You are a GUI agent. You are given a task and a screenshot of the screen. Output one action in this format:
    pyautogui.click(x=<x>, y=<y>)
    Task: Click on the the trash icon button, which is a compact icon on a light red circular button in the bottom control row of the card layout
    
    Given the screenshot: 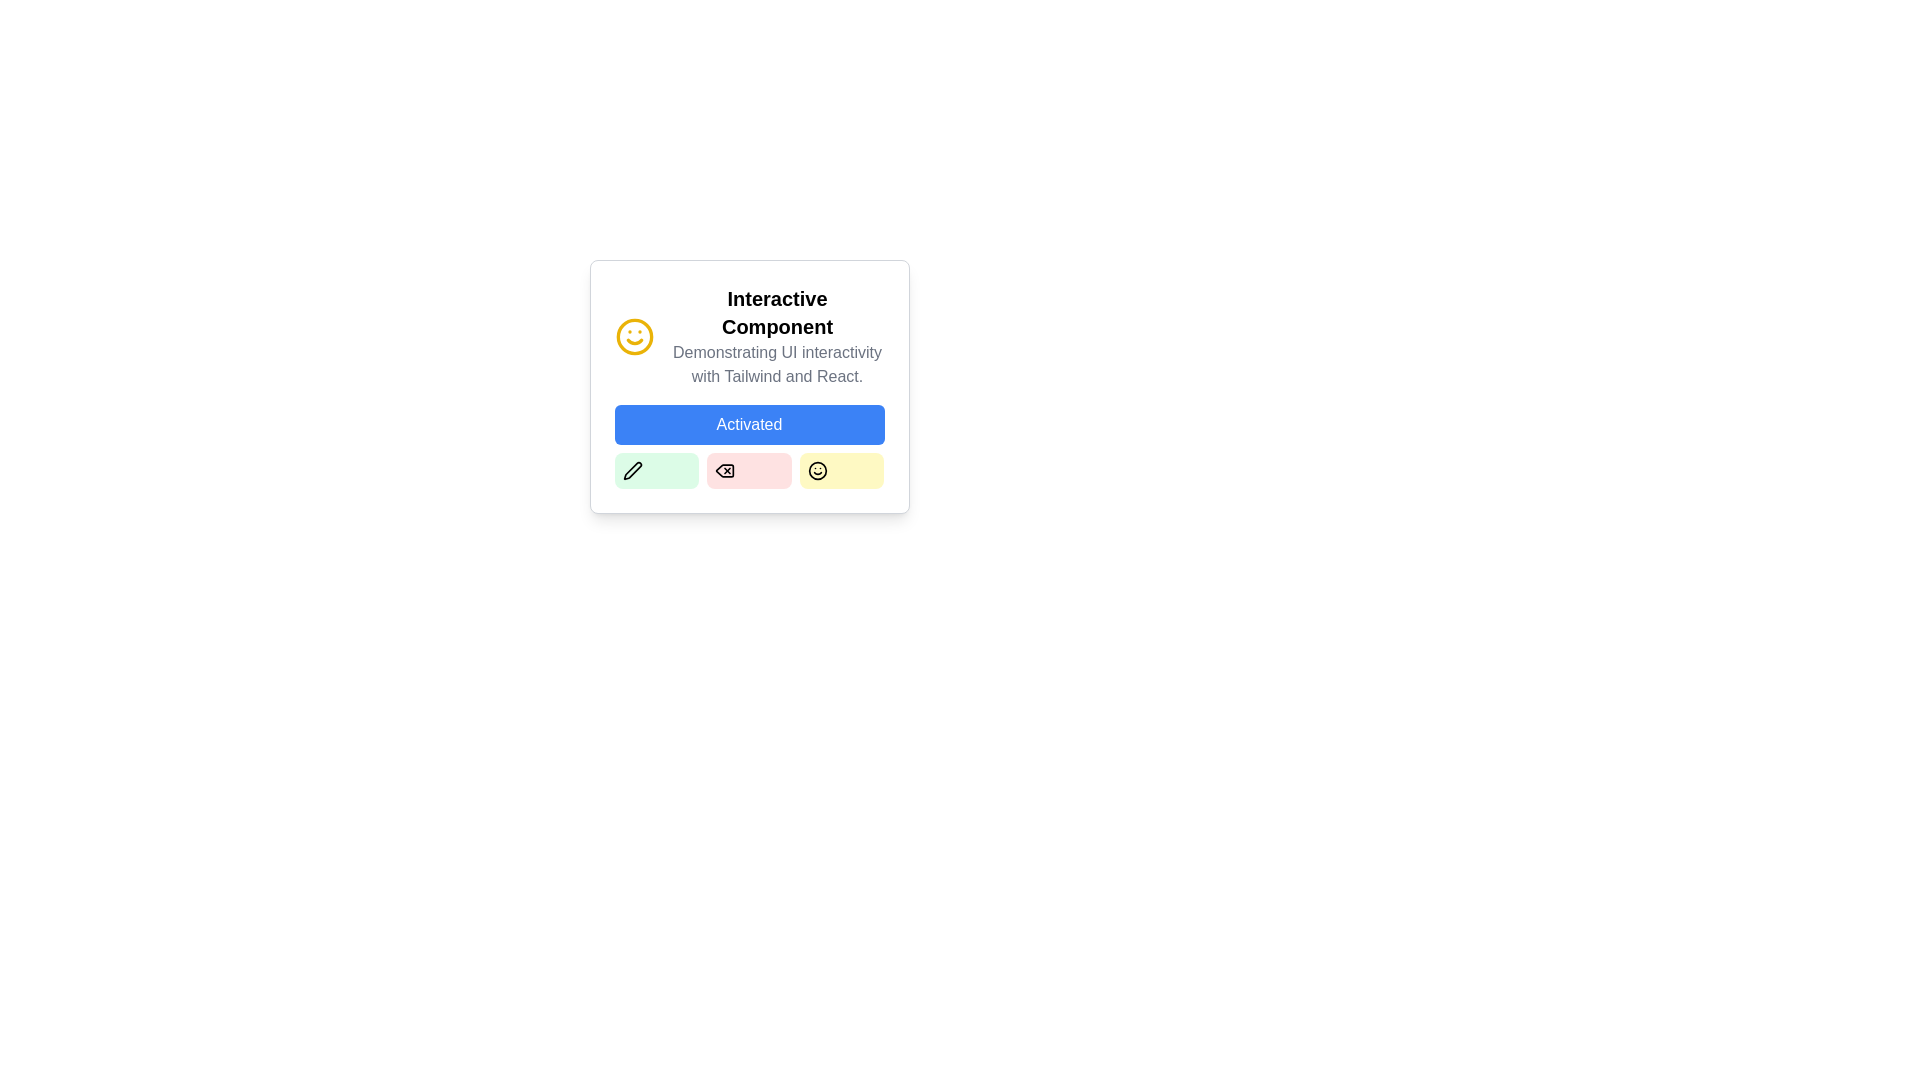 What is the action you would take?
    pyautogui.click(x=724, y=470)
    